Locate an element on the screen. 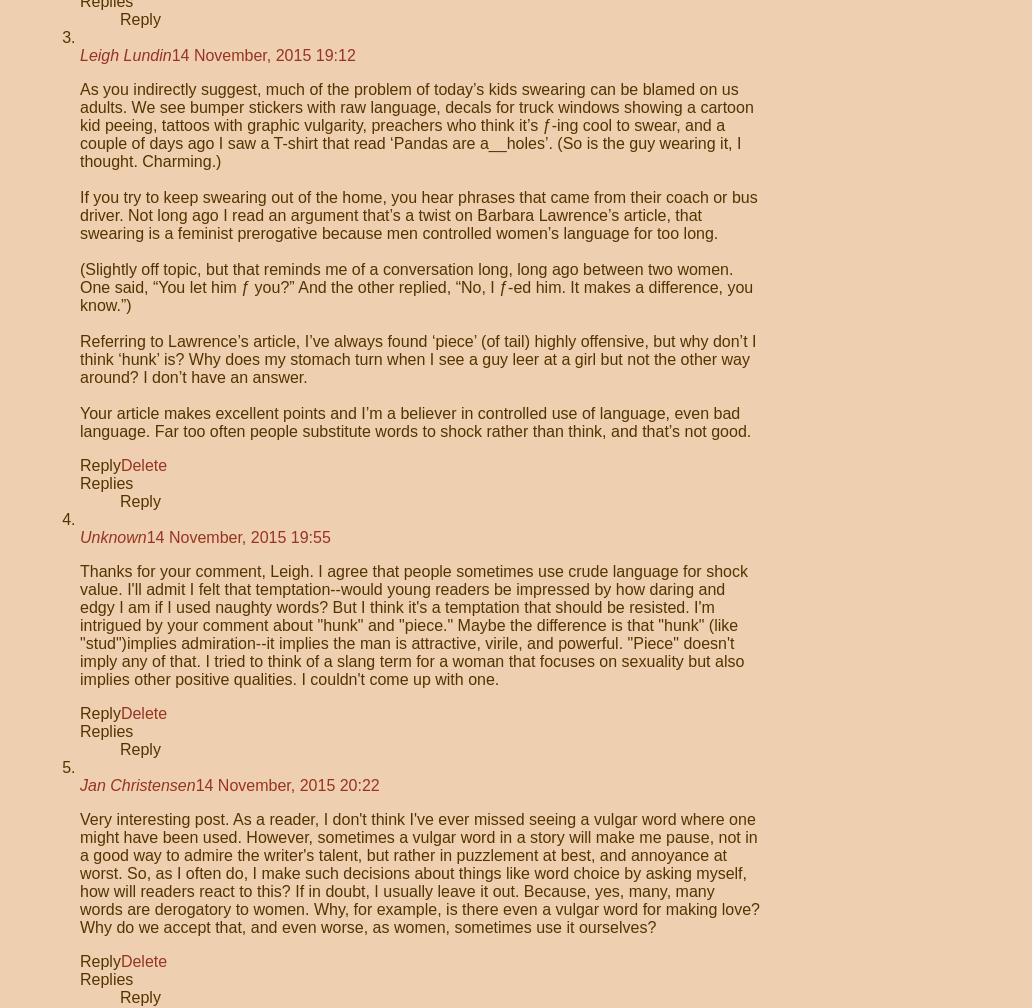  'Leigh Lundin' is located at coordinates (79, 55).